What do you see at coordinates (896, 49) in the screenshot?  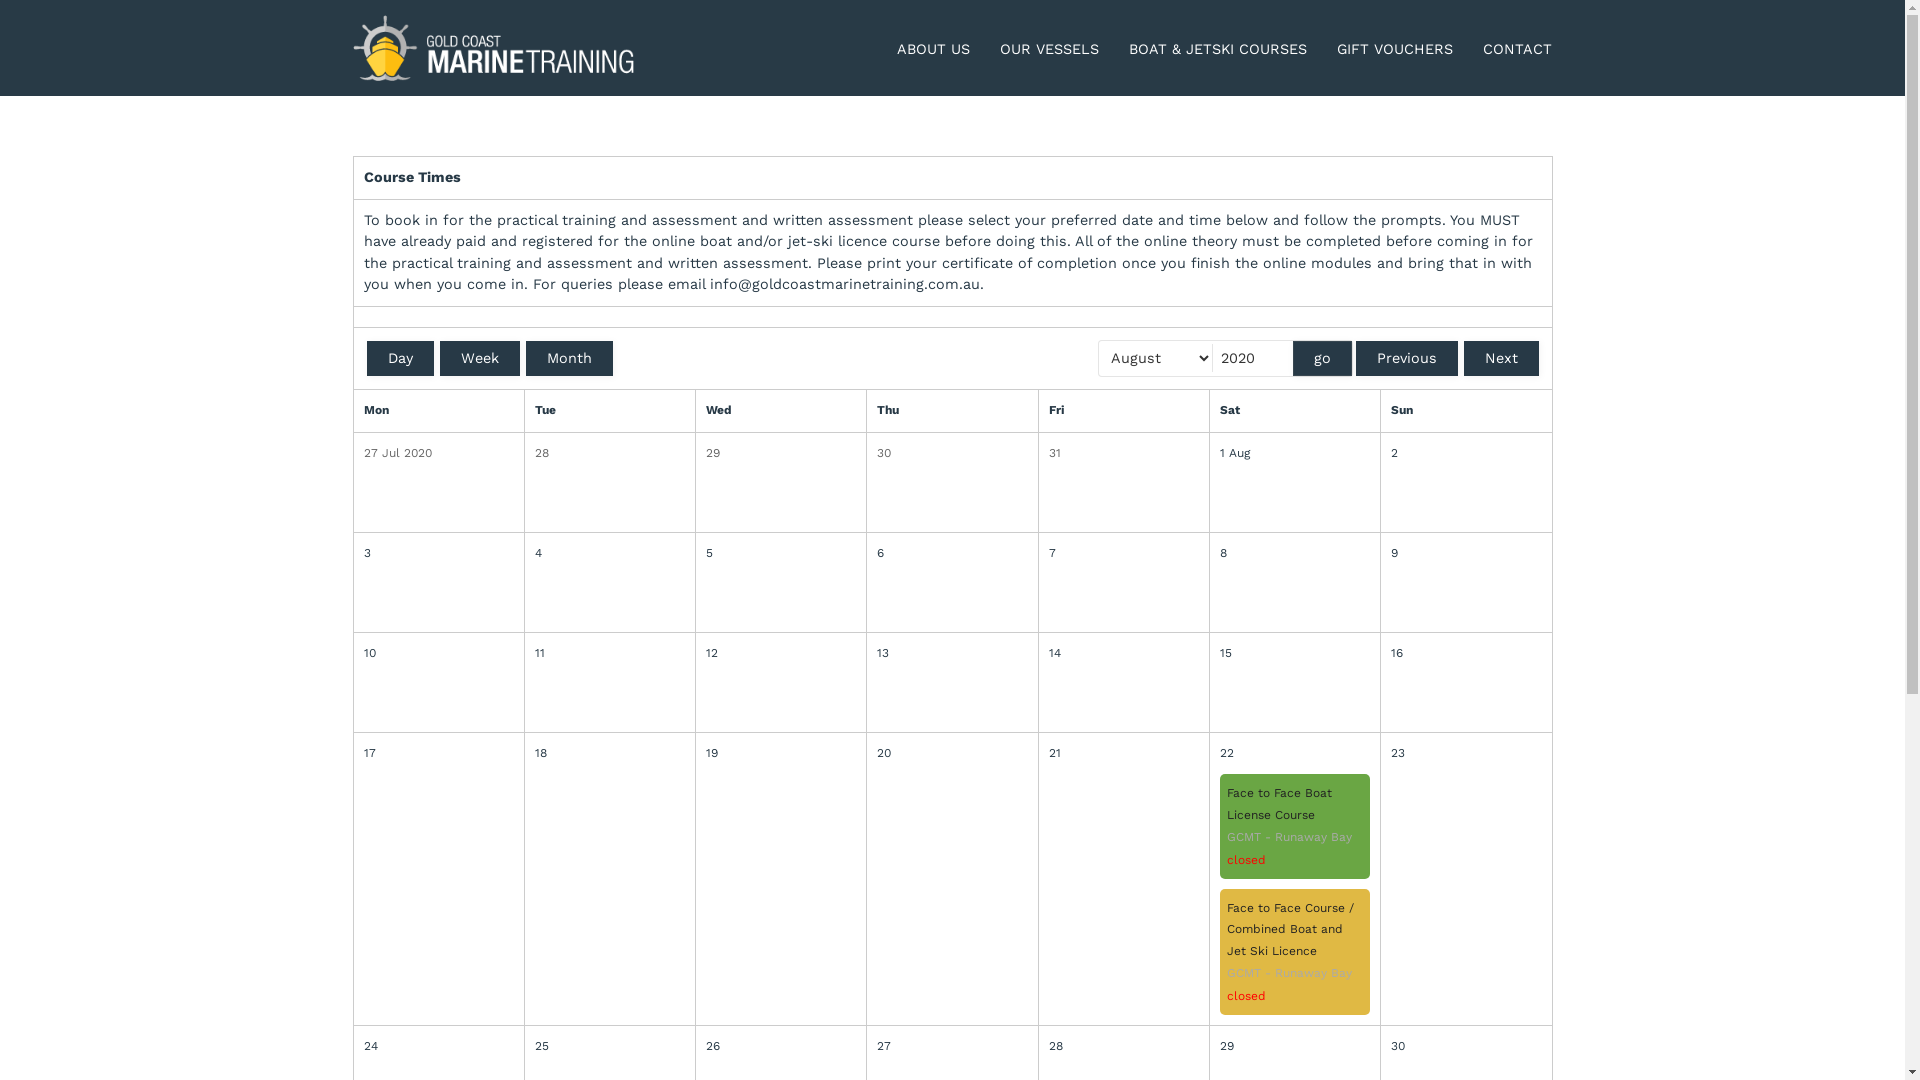 I see `'ABOUT US'` at bounding box center [896, 49].